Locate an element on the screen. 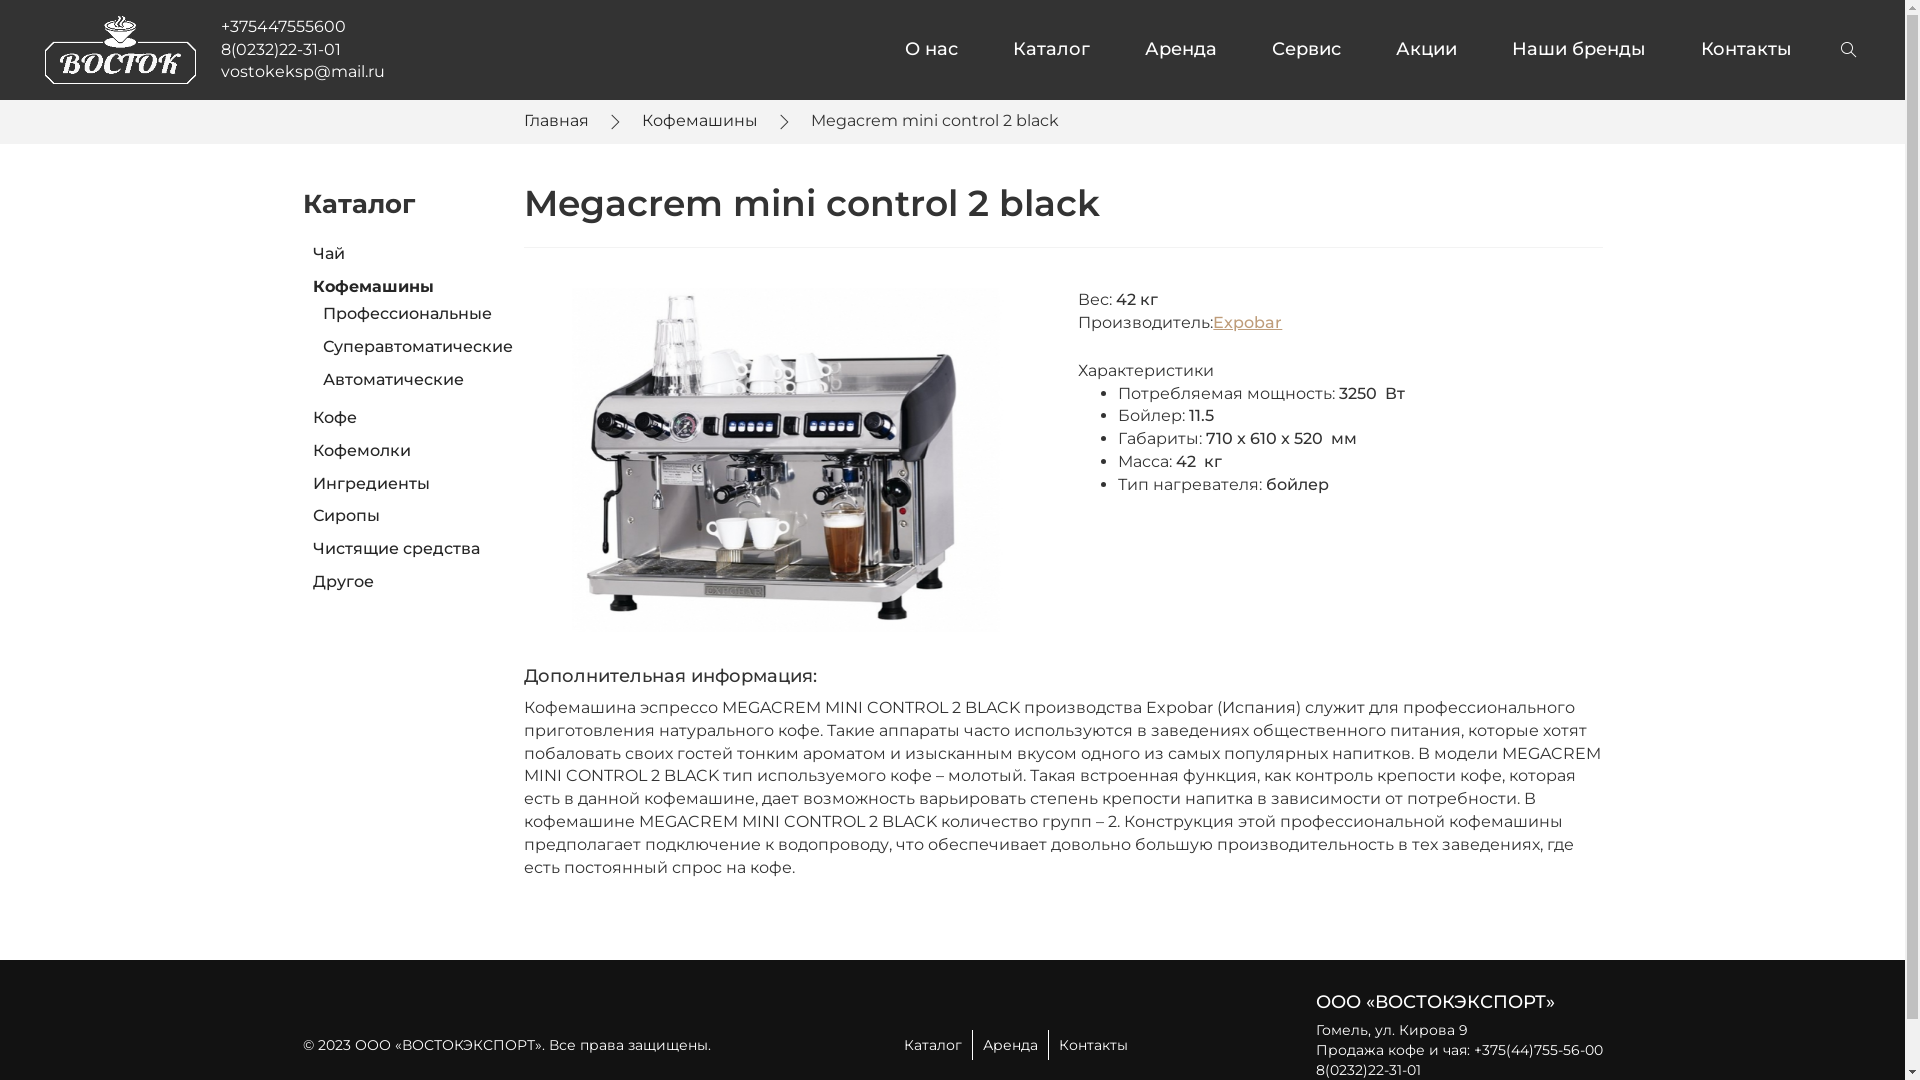 This screenshot has height=1080, width=1920. '8(0232)22-31-01' is located at coordinates (1367, 1068).